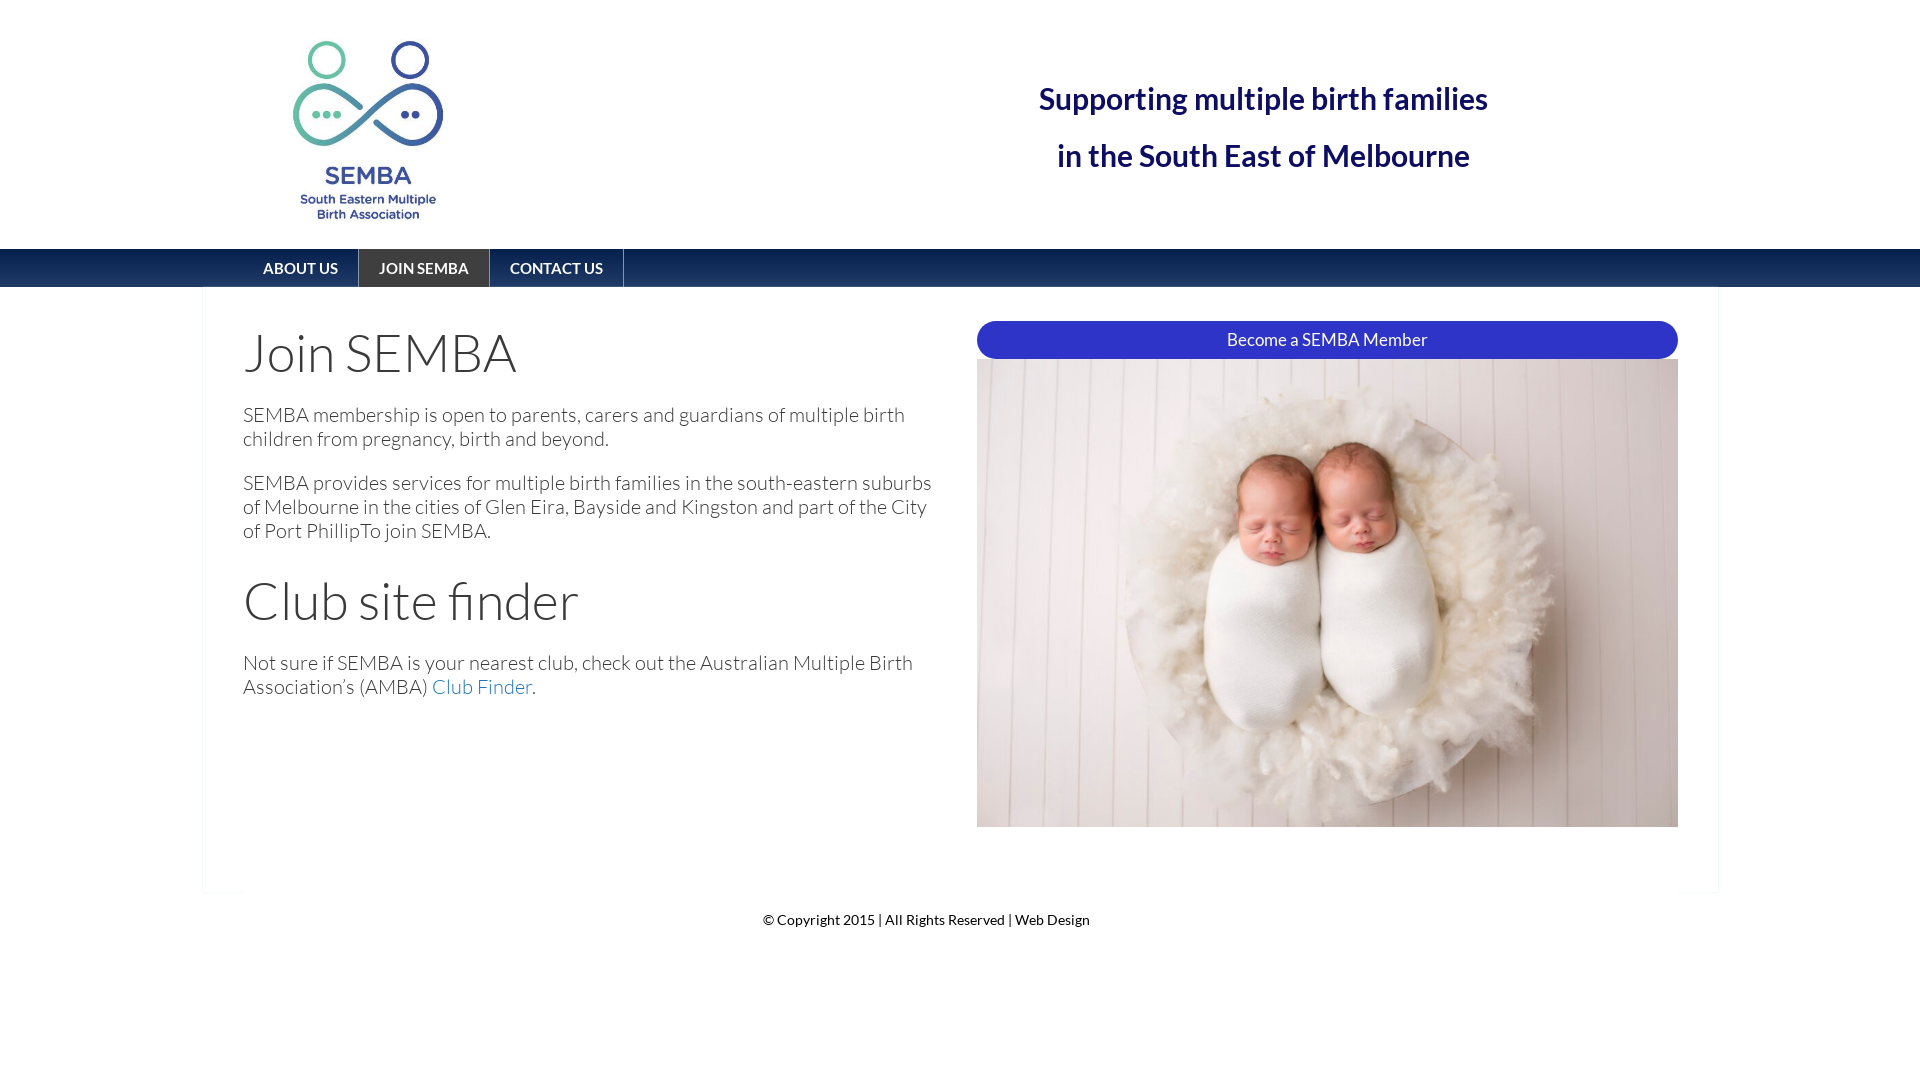 This screenshot has height=1080, width=1920. Describe the element at coordinates (1050, 919) in the screenshot. I see `'Web Design'` at that location.